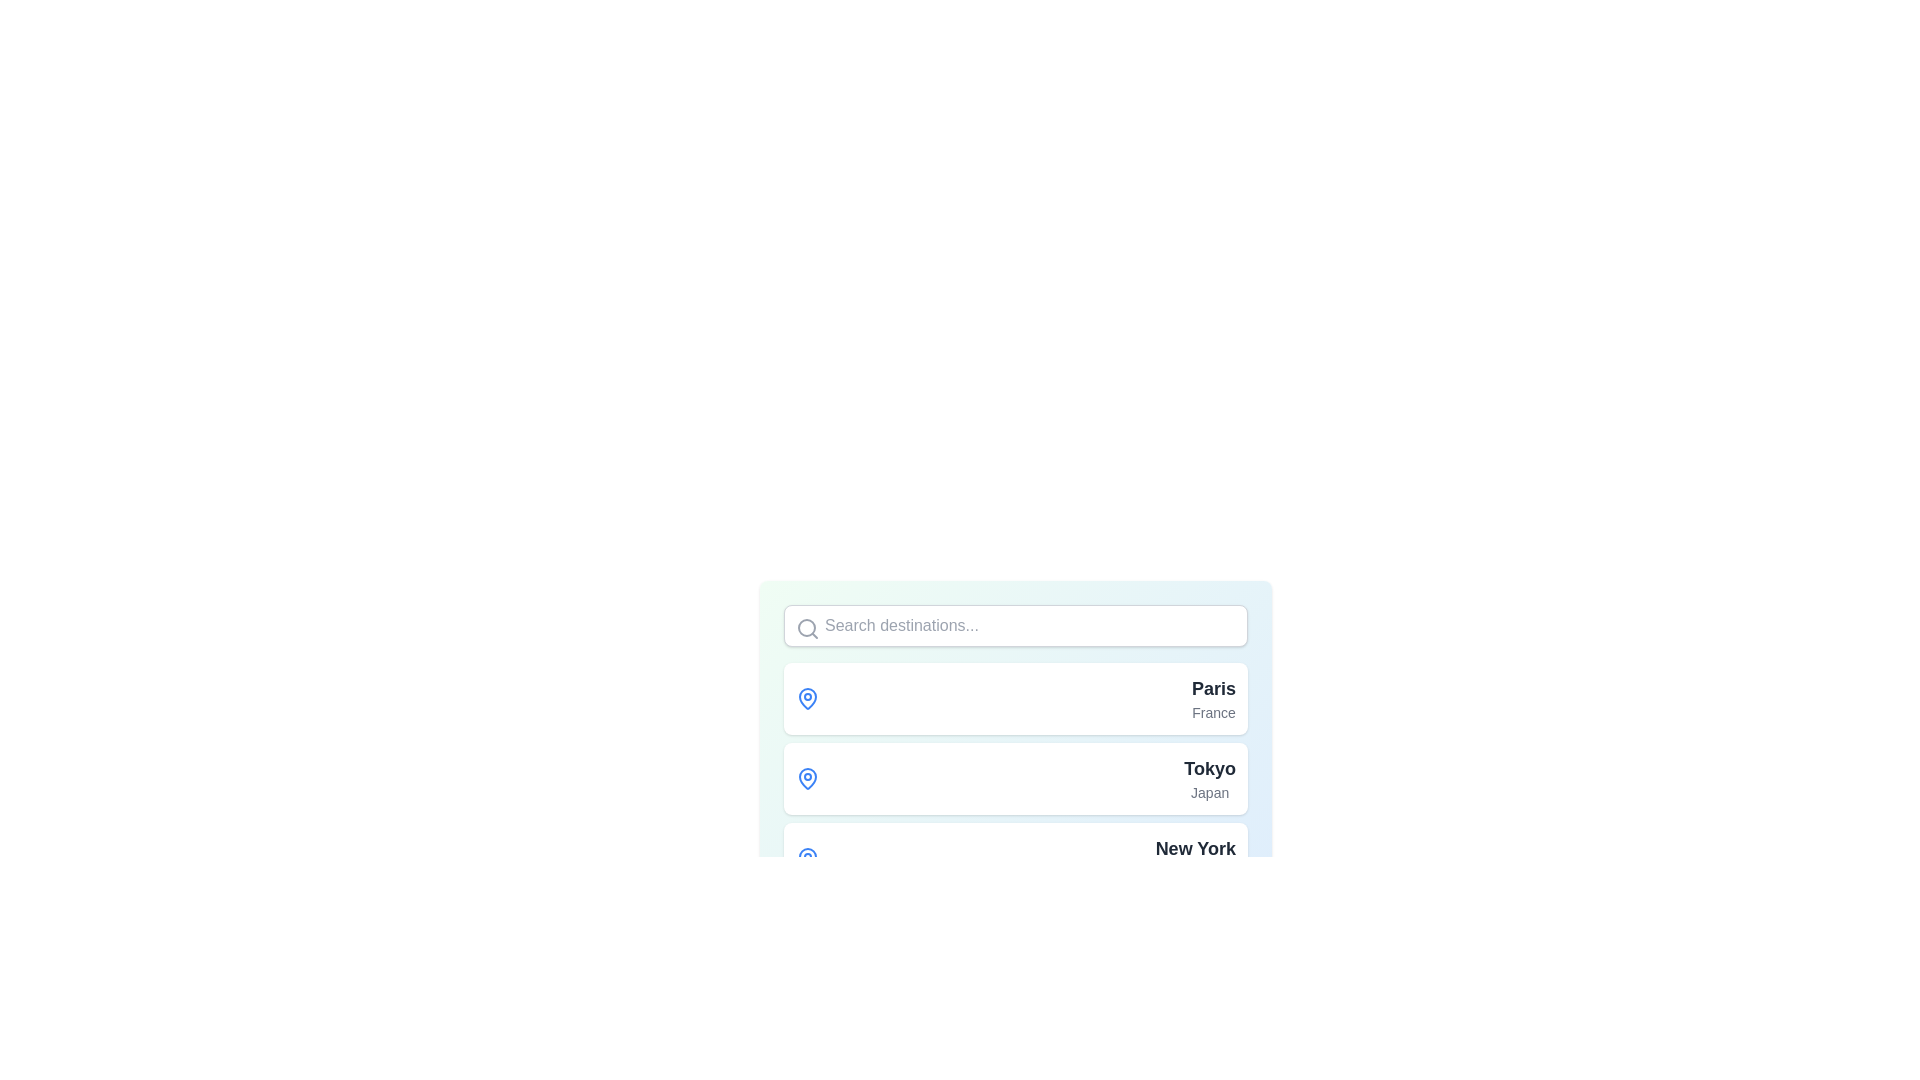 The image size is (1920, 1080). I want to click on the selectable option for 'New York' associated with the country 'USA', so click(1195, 858).